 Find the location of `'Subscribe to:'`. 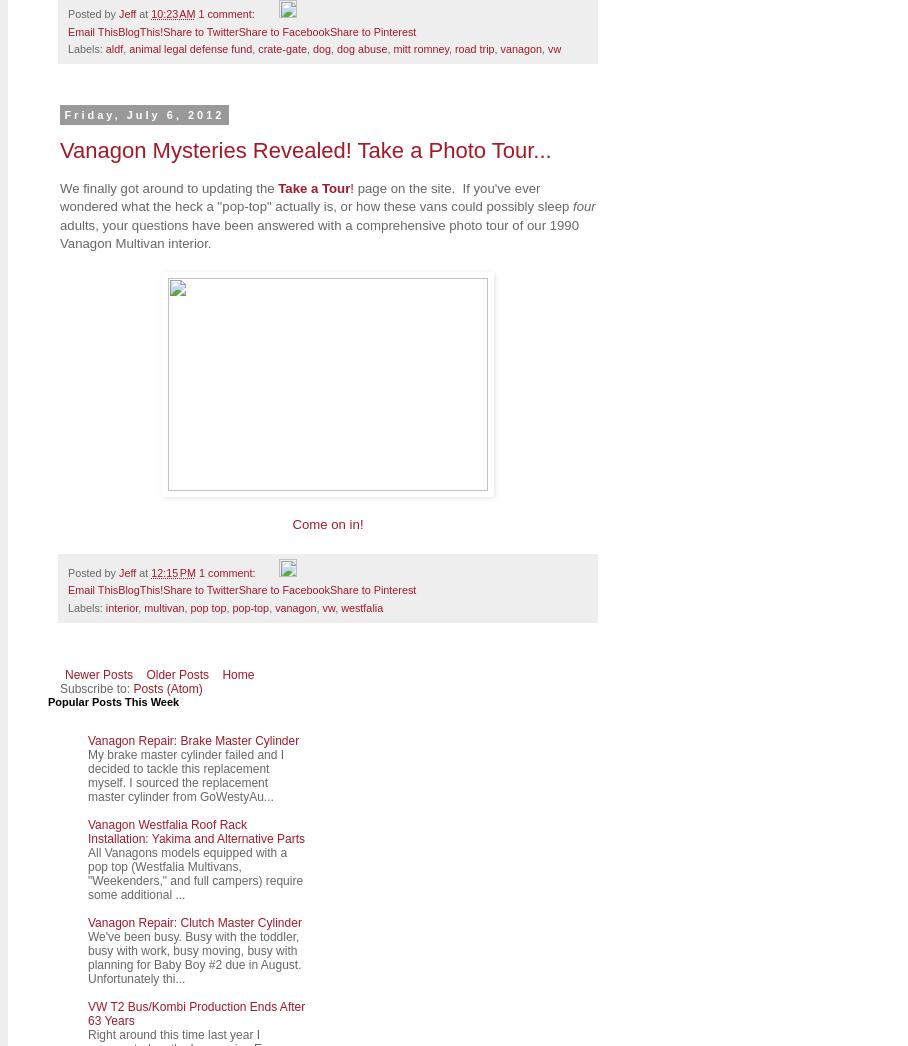

'Subscribe to:' is located at coordinates (60, 687).